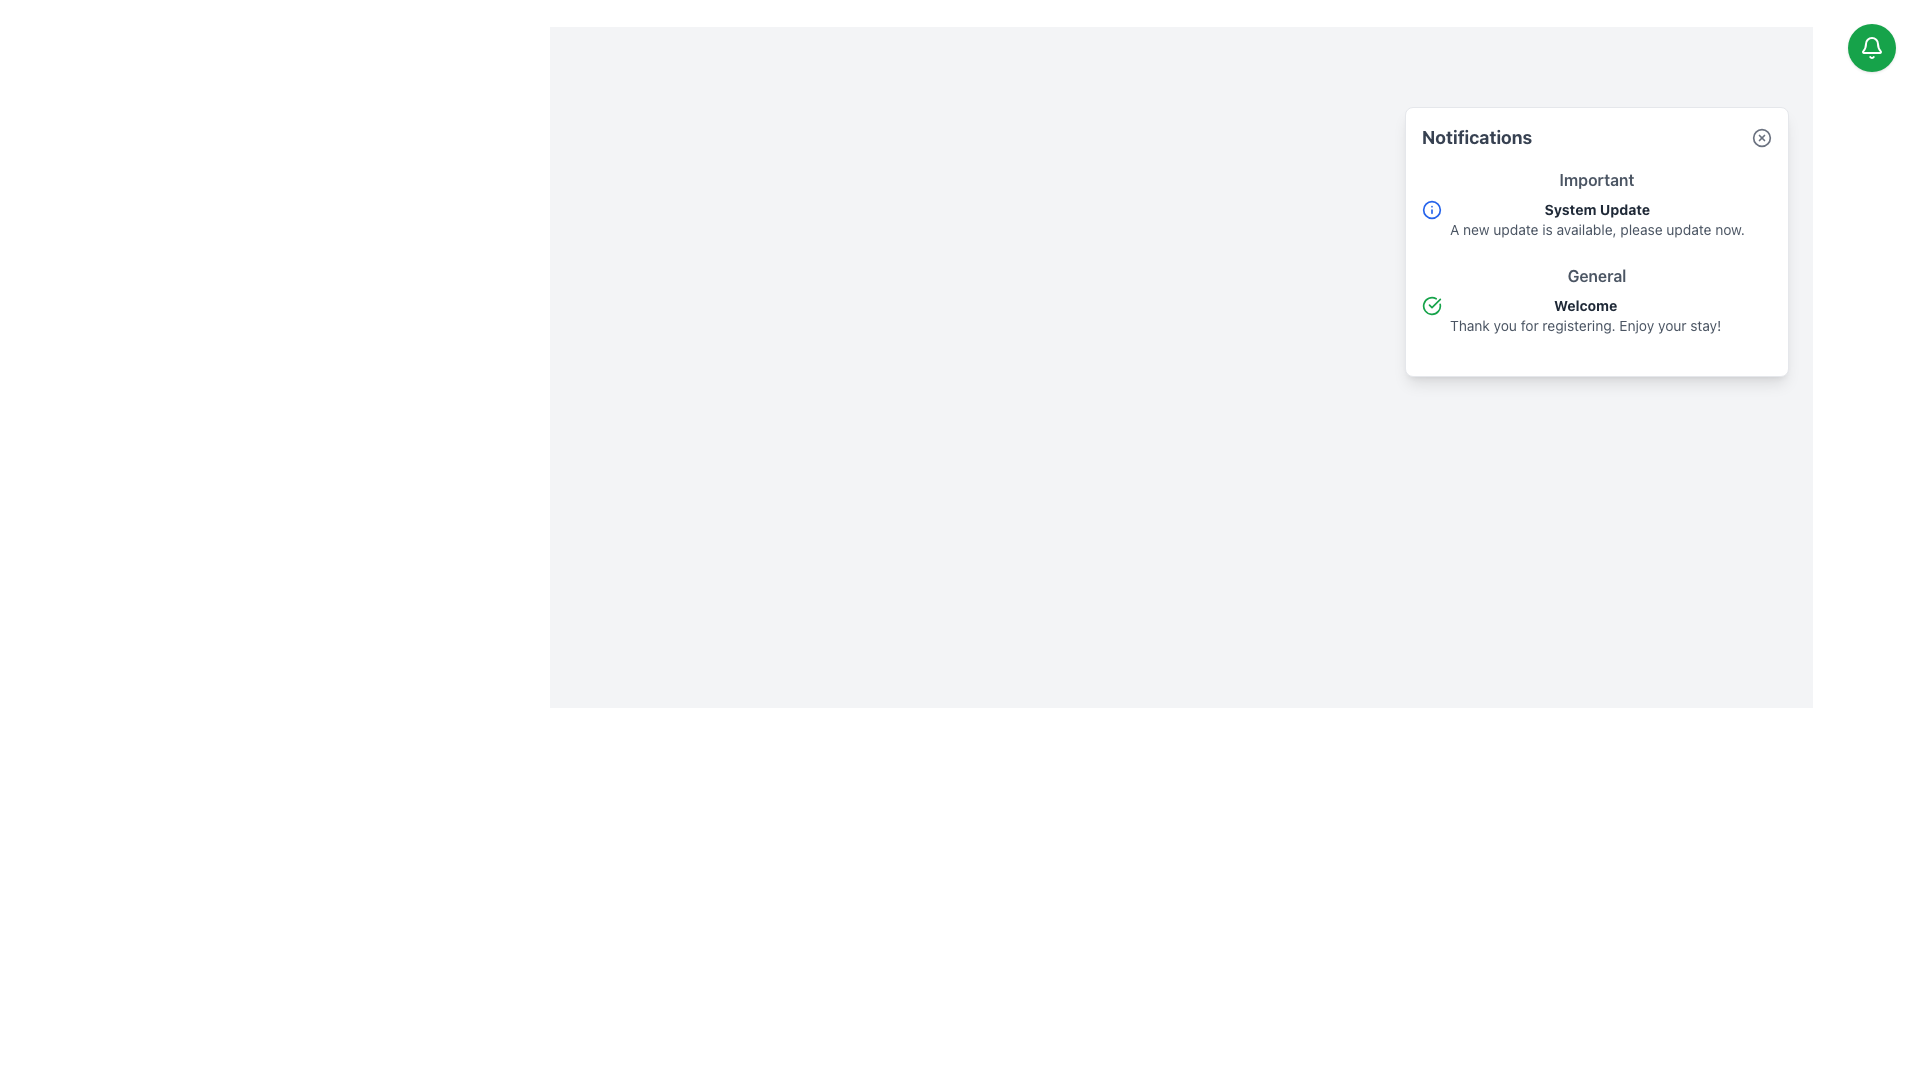  Describe the element at coordinates (1584, 315) in the screenshot. I see `welcoming message text from the Text Block located in the notification panel under the 'General' section, positioned below the green checkmark icon` at that location.